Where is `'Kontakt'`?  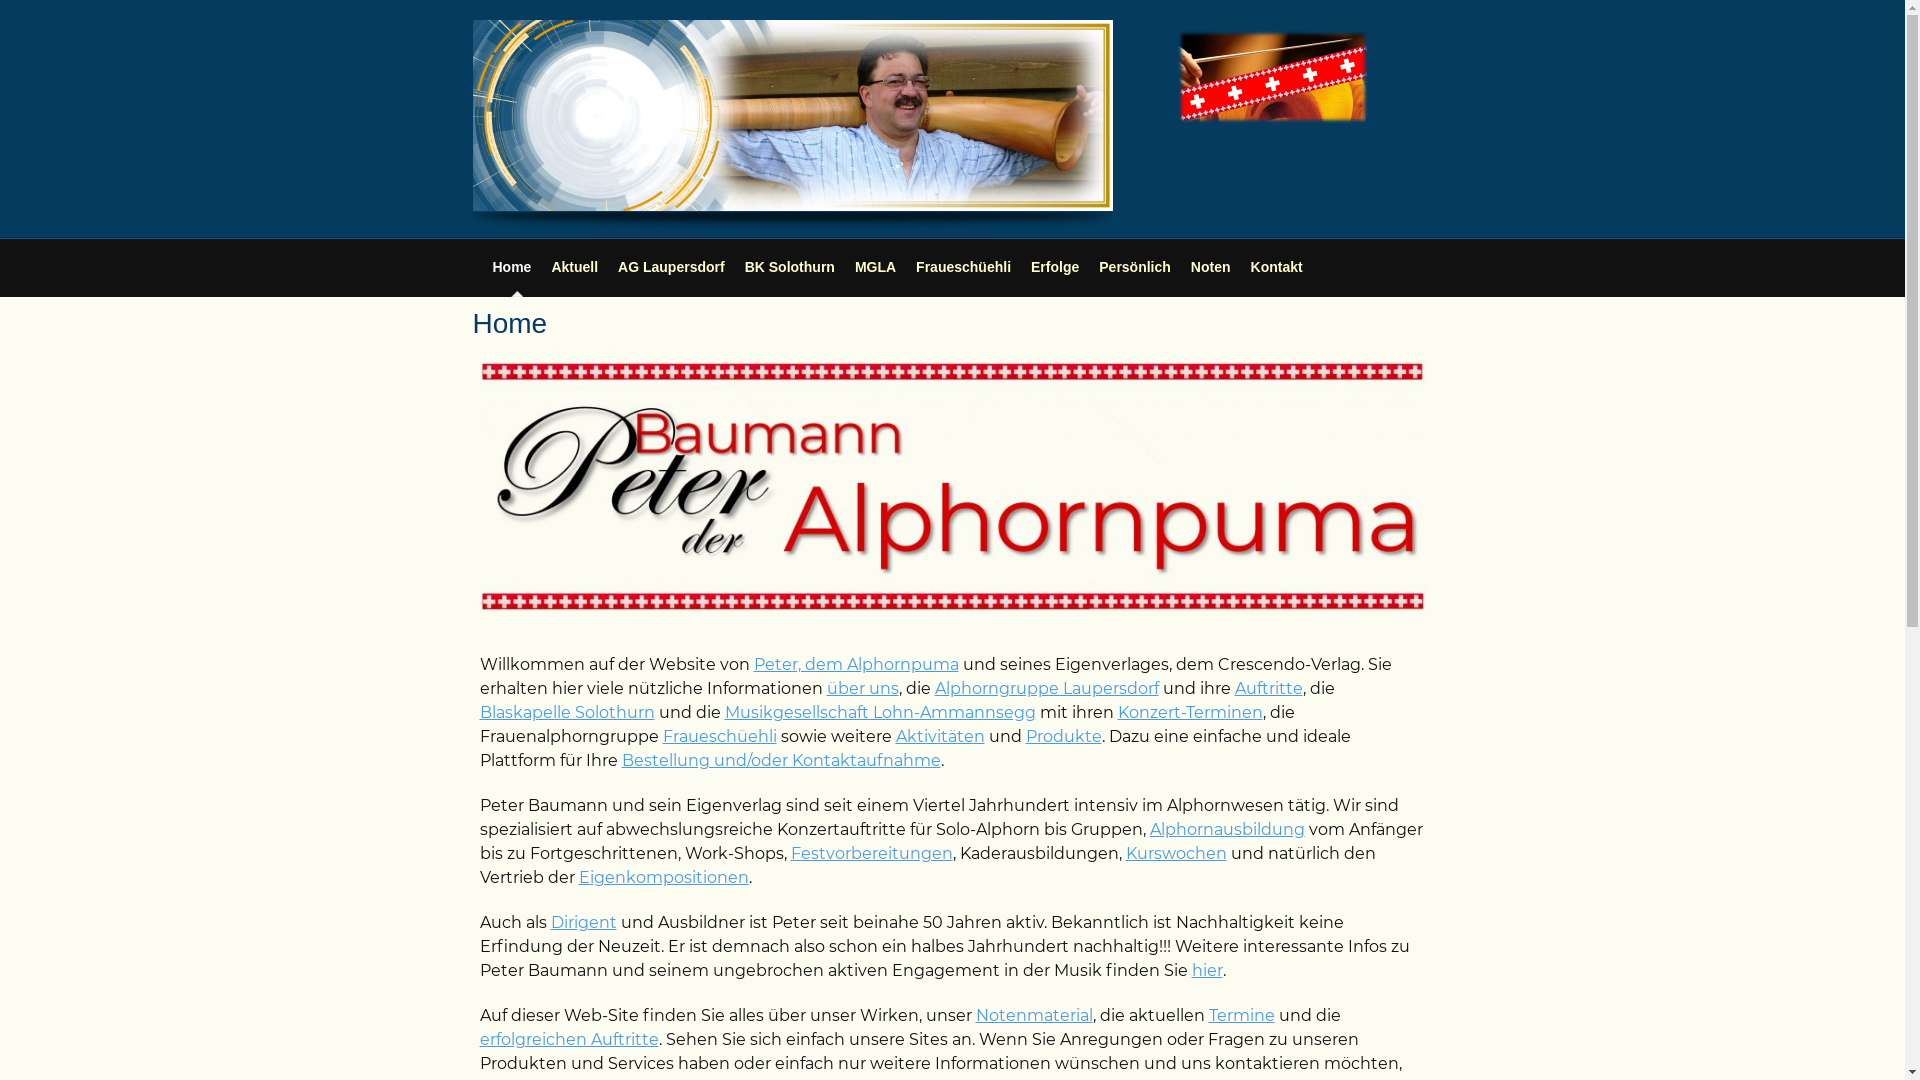 'Kontakt' is located at coordinates (1250, 265).